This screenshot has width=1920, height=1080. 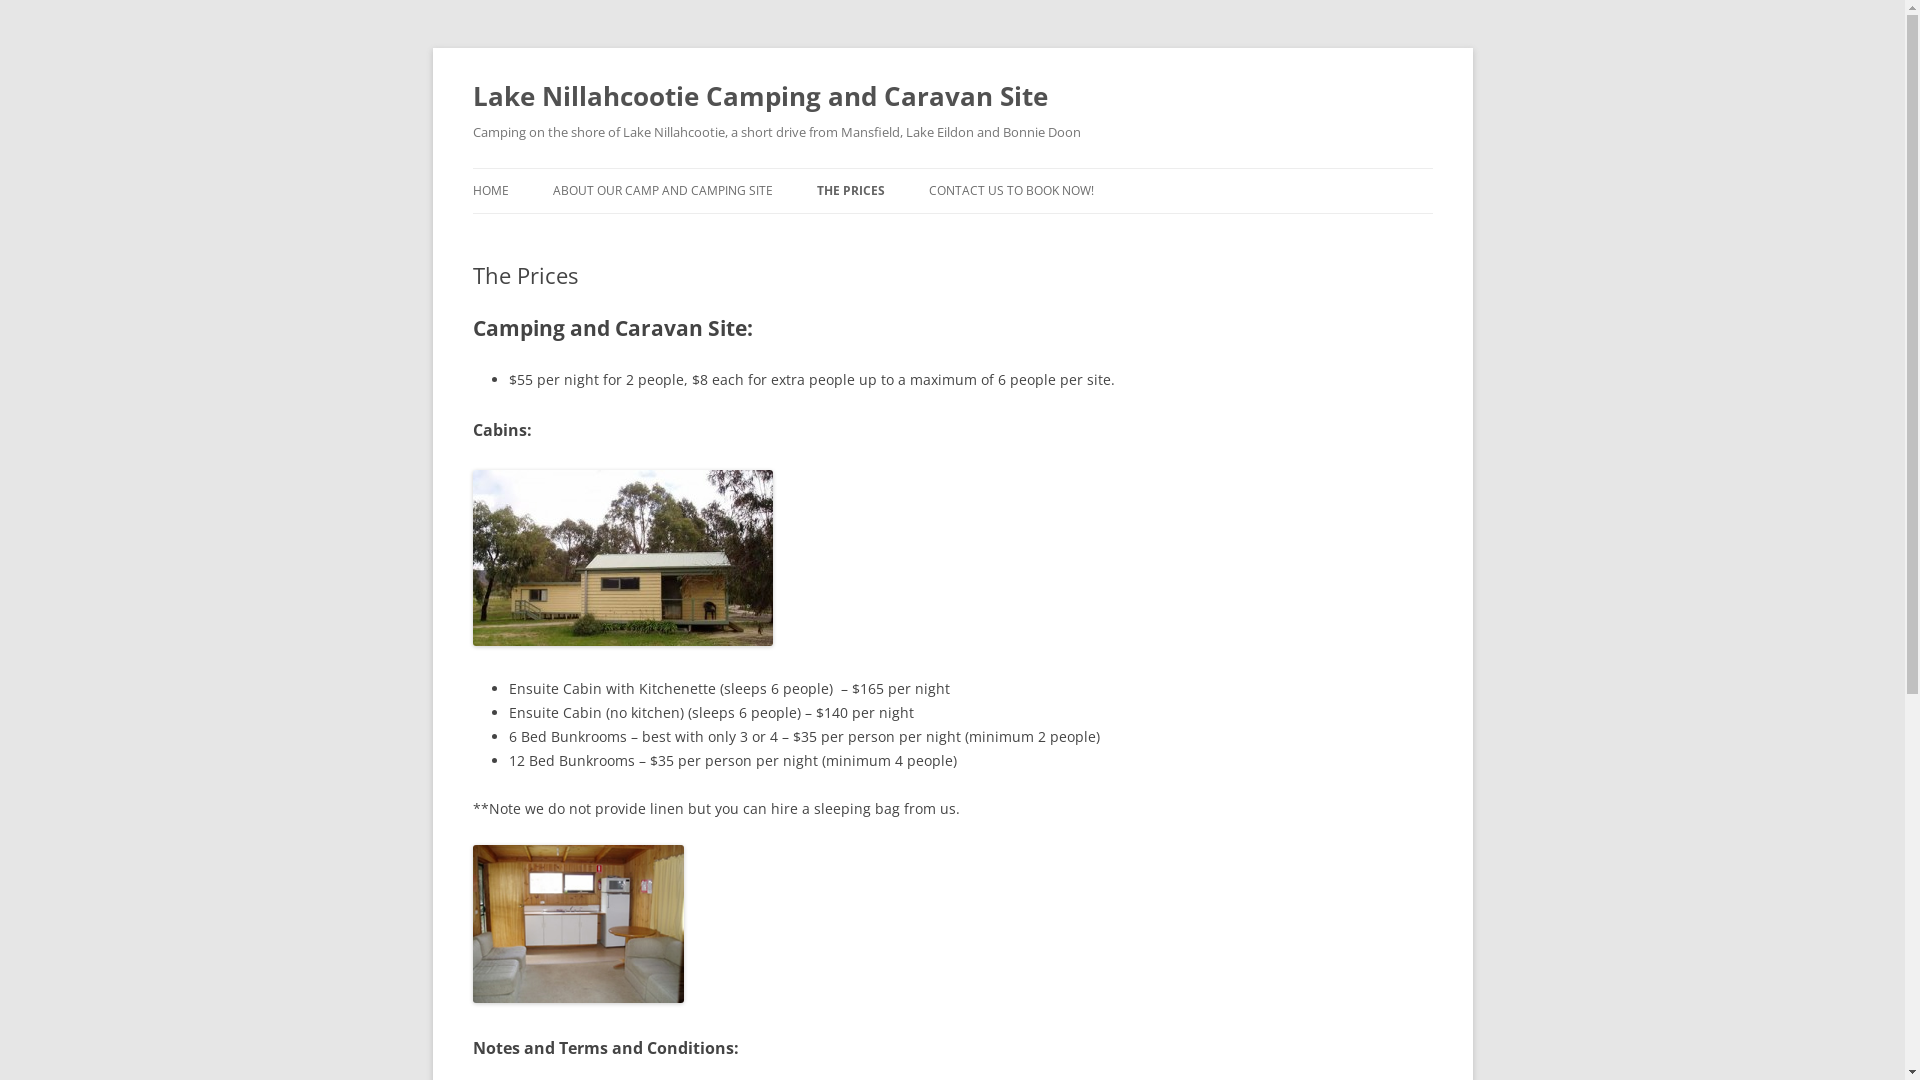 I want to click on 'THE PRICES', so click(x=849, y=191).